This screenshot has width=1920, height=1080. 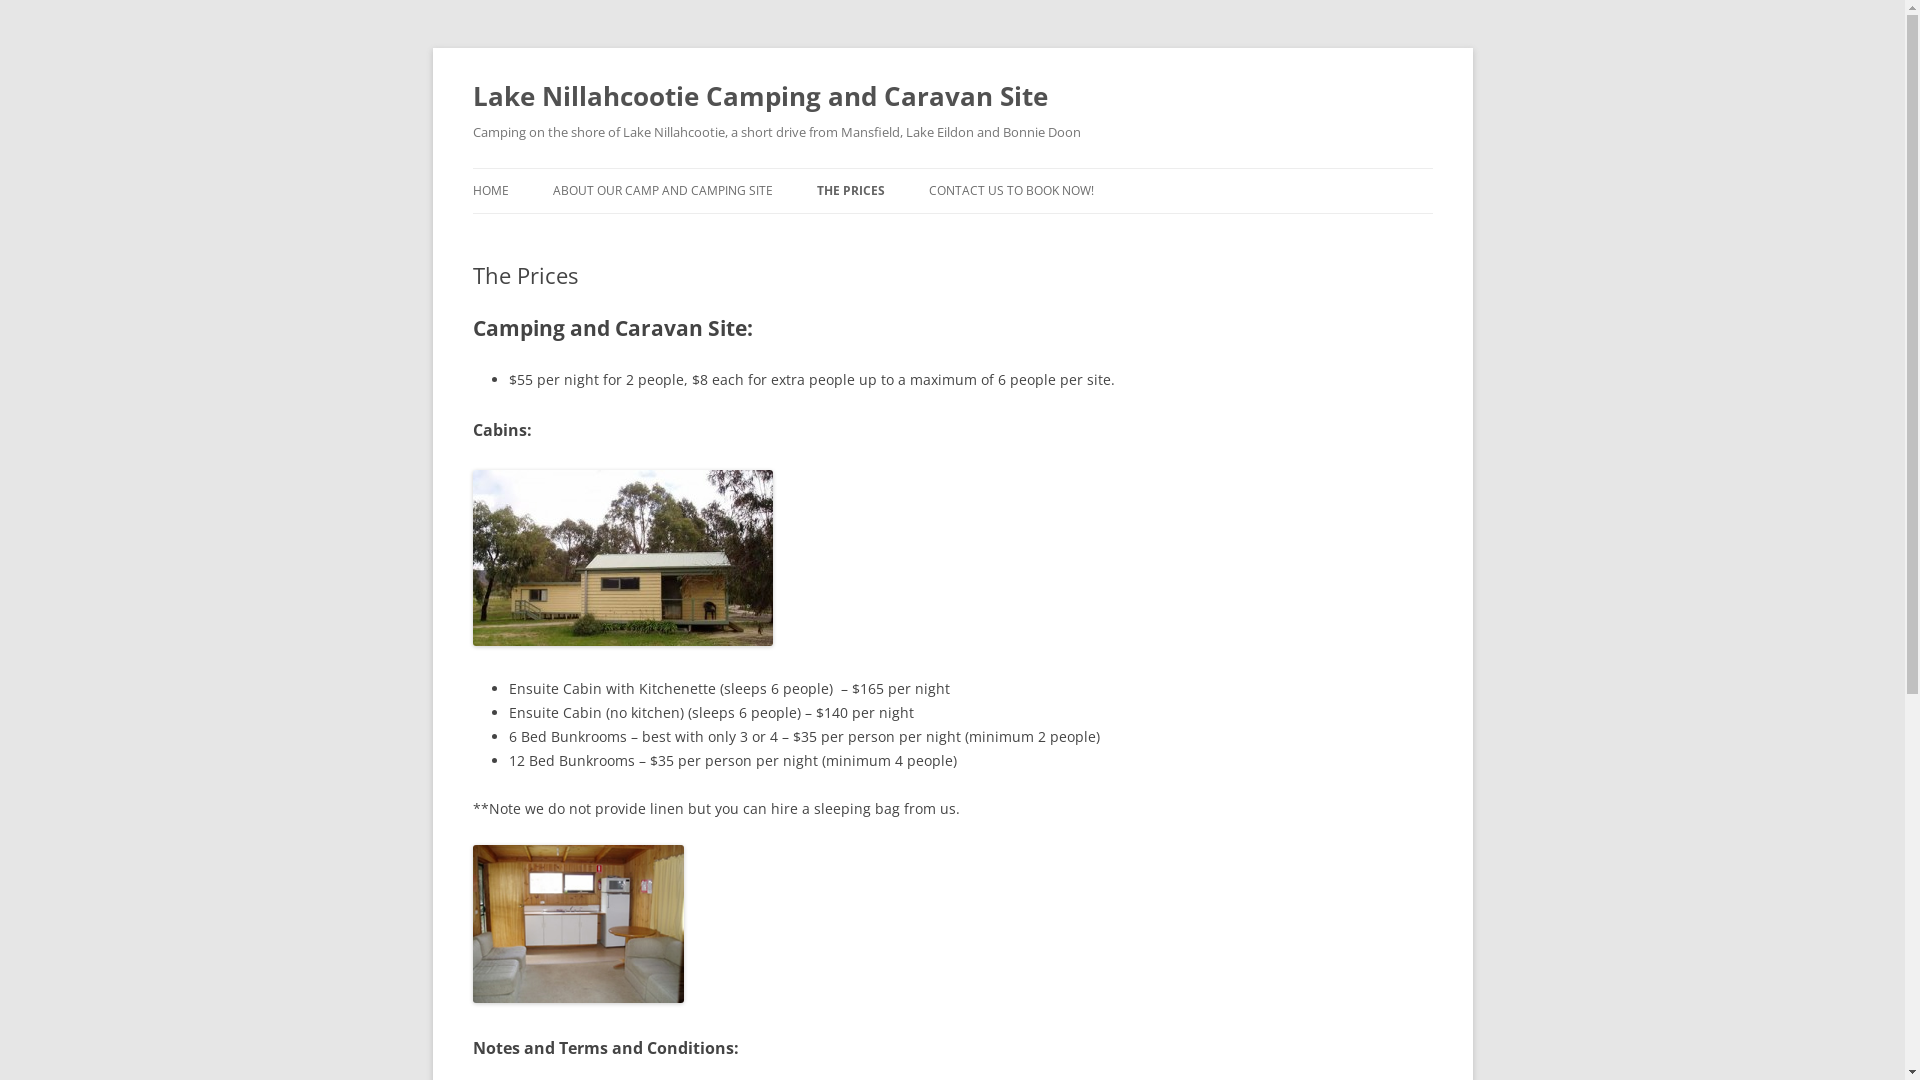 I want to click on 'THE PRICES', so click(x=849, y=191).